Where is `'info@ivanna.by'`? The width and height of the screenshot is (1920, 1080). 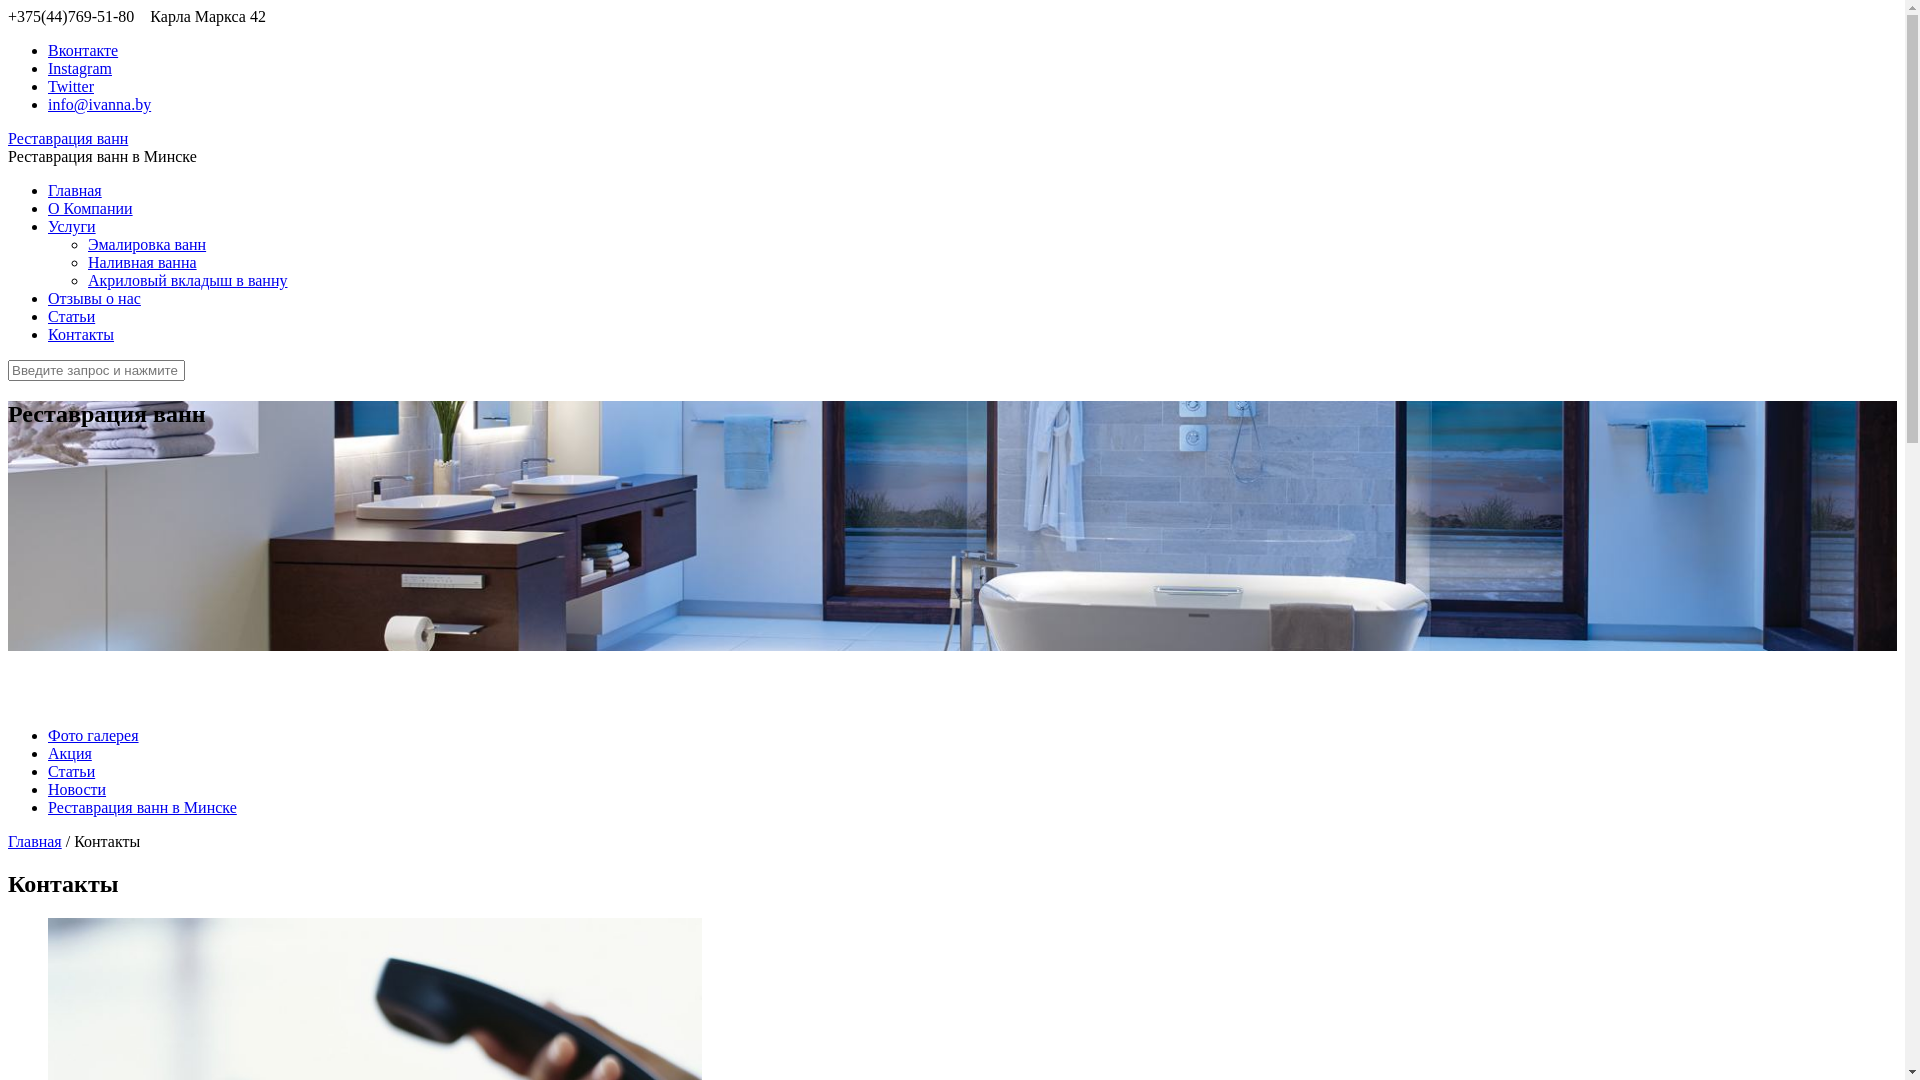 'info@ivanna.by' is located at coordinates (98, 104).